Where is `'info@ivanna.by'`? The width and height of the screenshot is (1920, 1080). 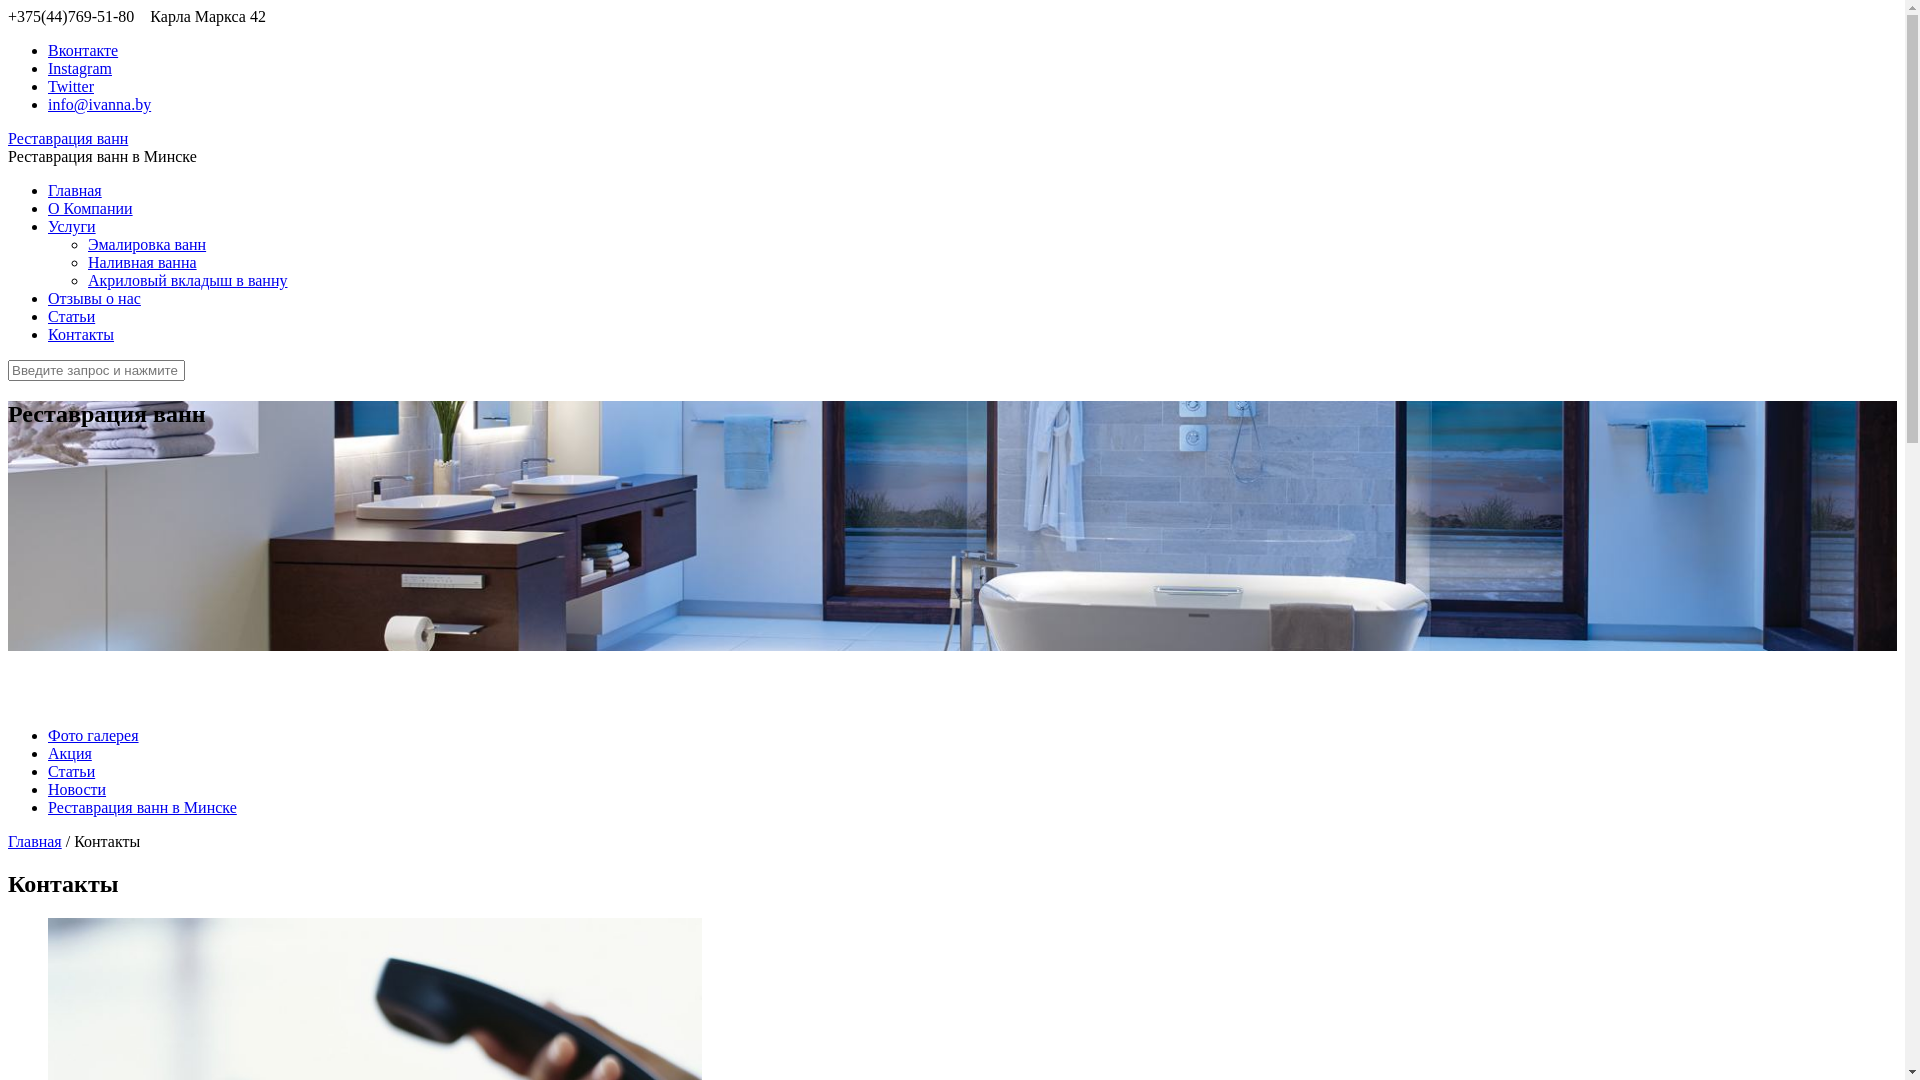 'info@ivanna.by' is located at coordinates (98, 104).